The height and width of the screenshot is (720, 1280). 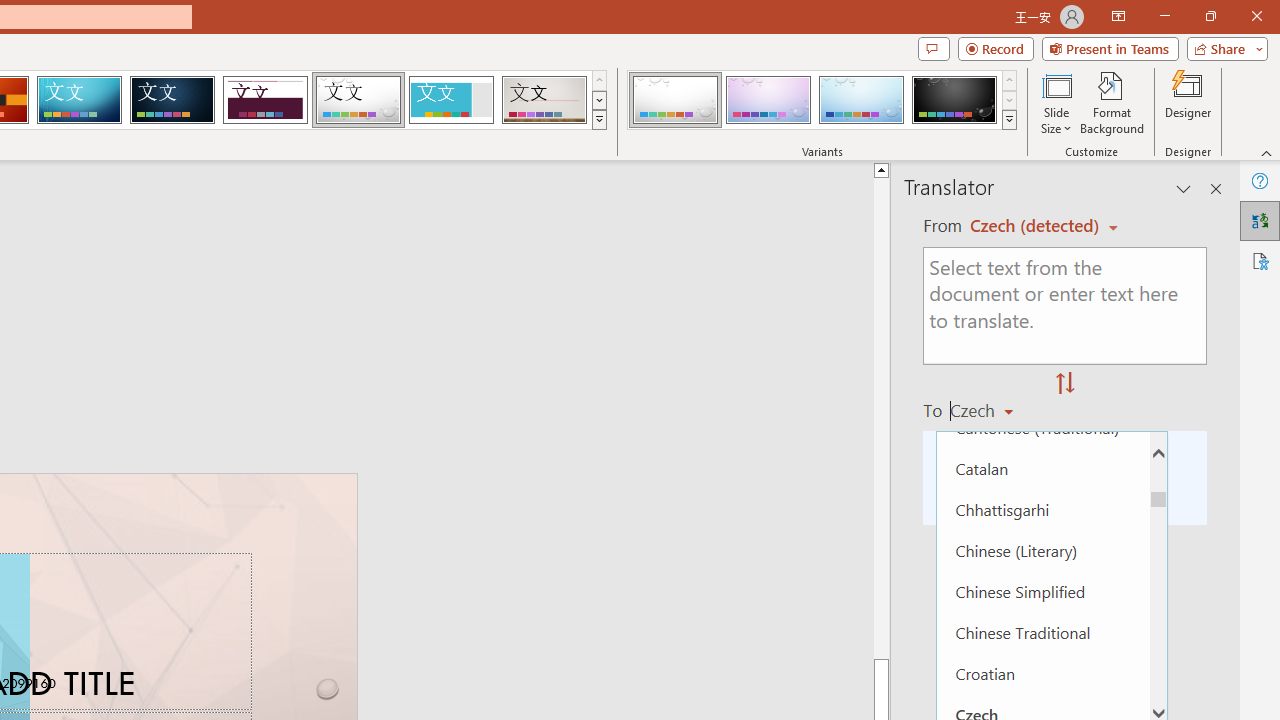 What do you see at coordinates (544, 100) in the screenshot?
I see `'Gallery'` at bounding box center [544, 100].